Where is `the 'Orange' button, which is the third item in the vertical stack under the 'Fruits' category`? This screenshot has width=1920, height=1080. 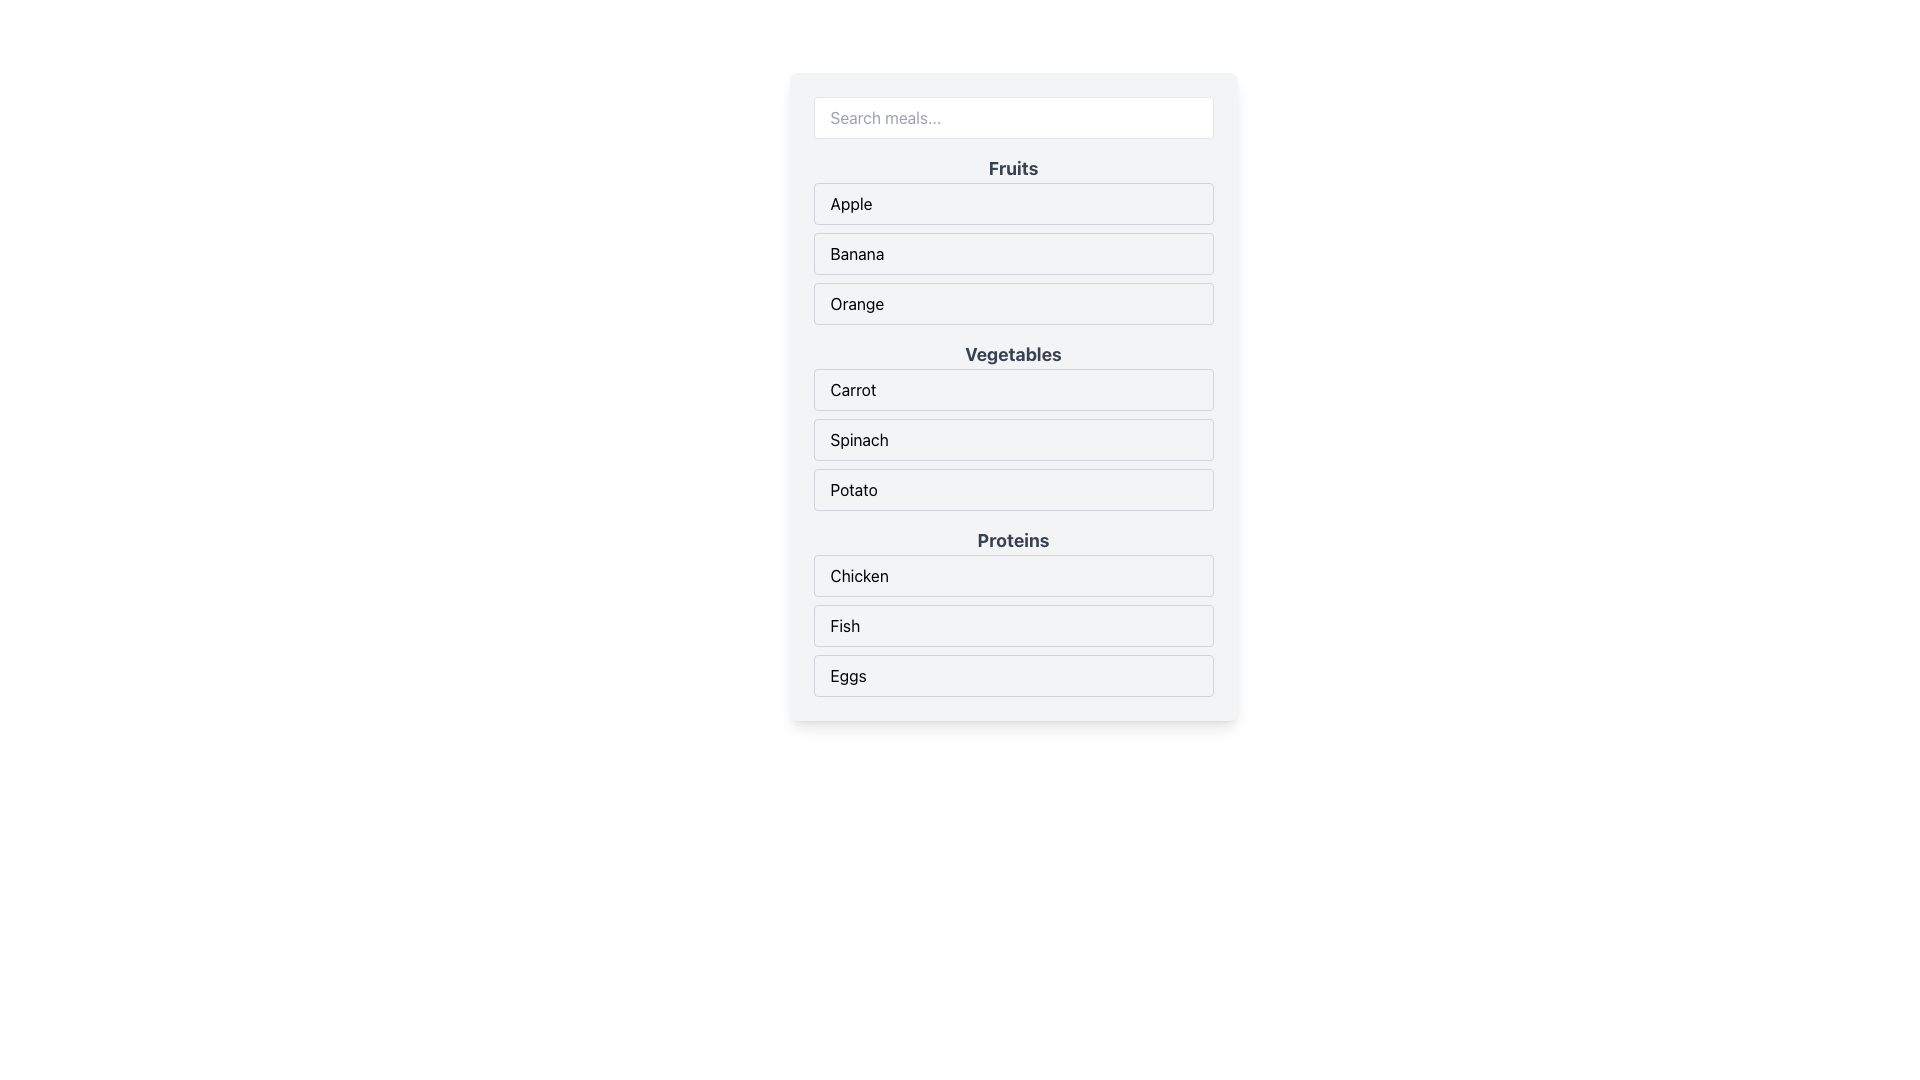 the 'Orange' button, which is the third item in the vertical stack under the 'Fruits' category is located at coordinates (1013, 304).